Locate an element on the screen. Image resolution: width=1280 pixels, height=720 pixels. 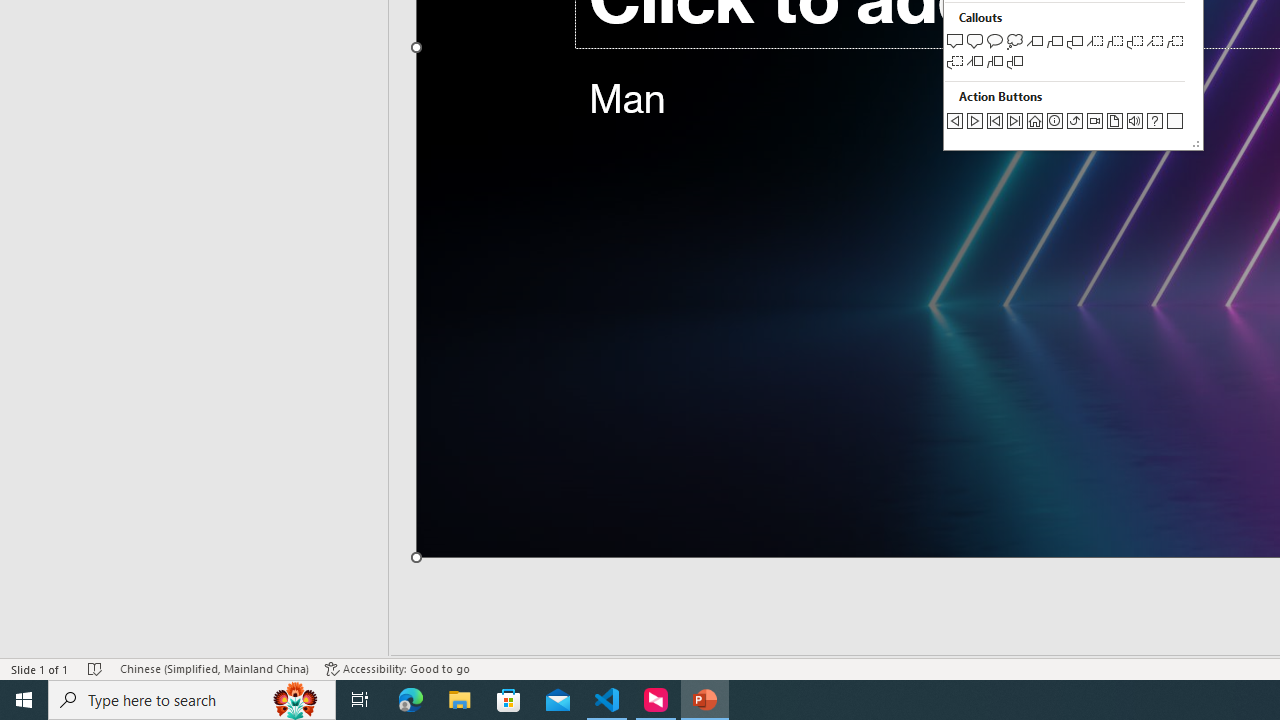
'File Explorer' is located at coordinates (459, 698).